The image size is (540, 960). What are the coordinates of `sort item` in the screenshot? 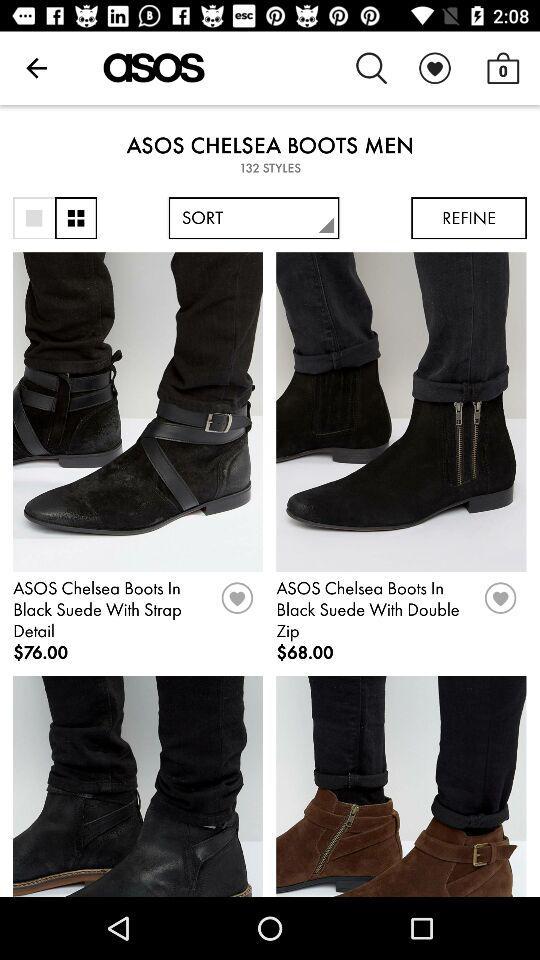 It's located at (254, 218).